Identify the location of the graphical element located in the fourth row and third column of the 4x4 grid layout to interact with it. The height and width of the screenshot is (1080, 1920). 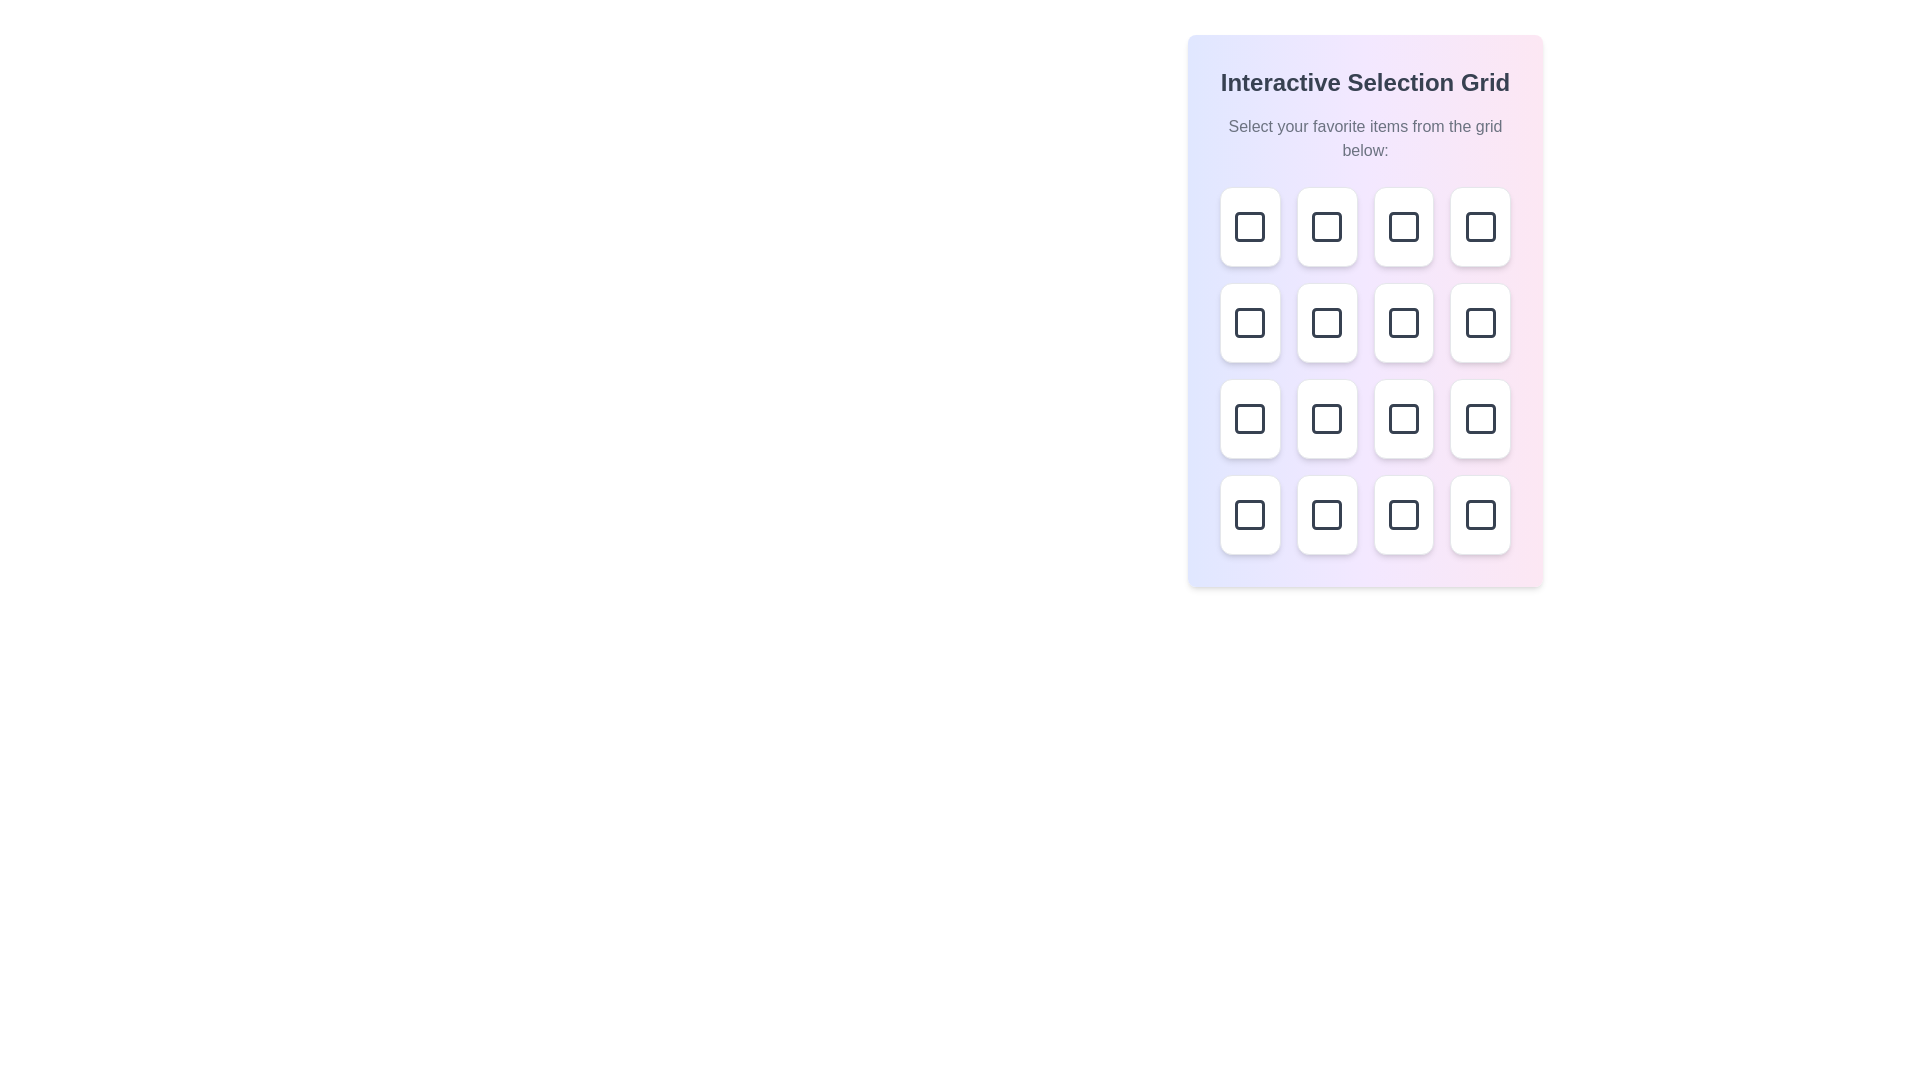
(1249, 514).